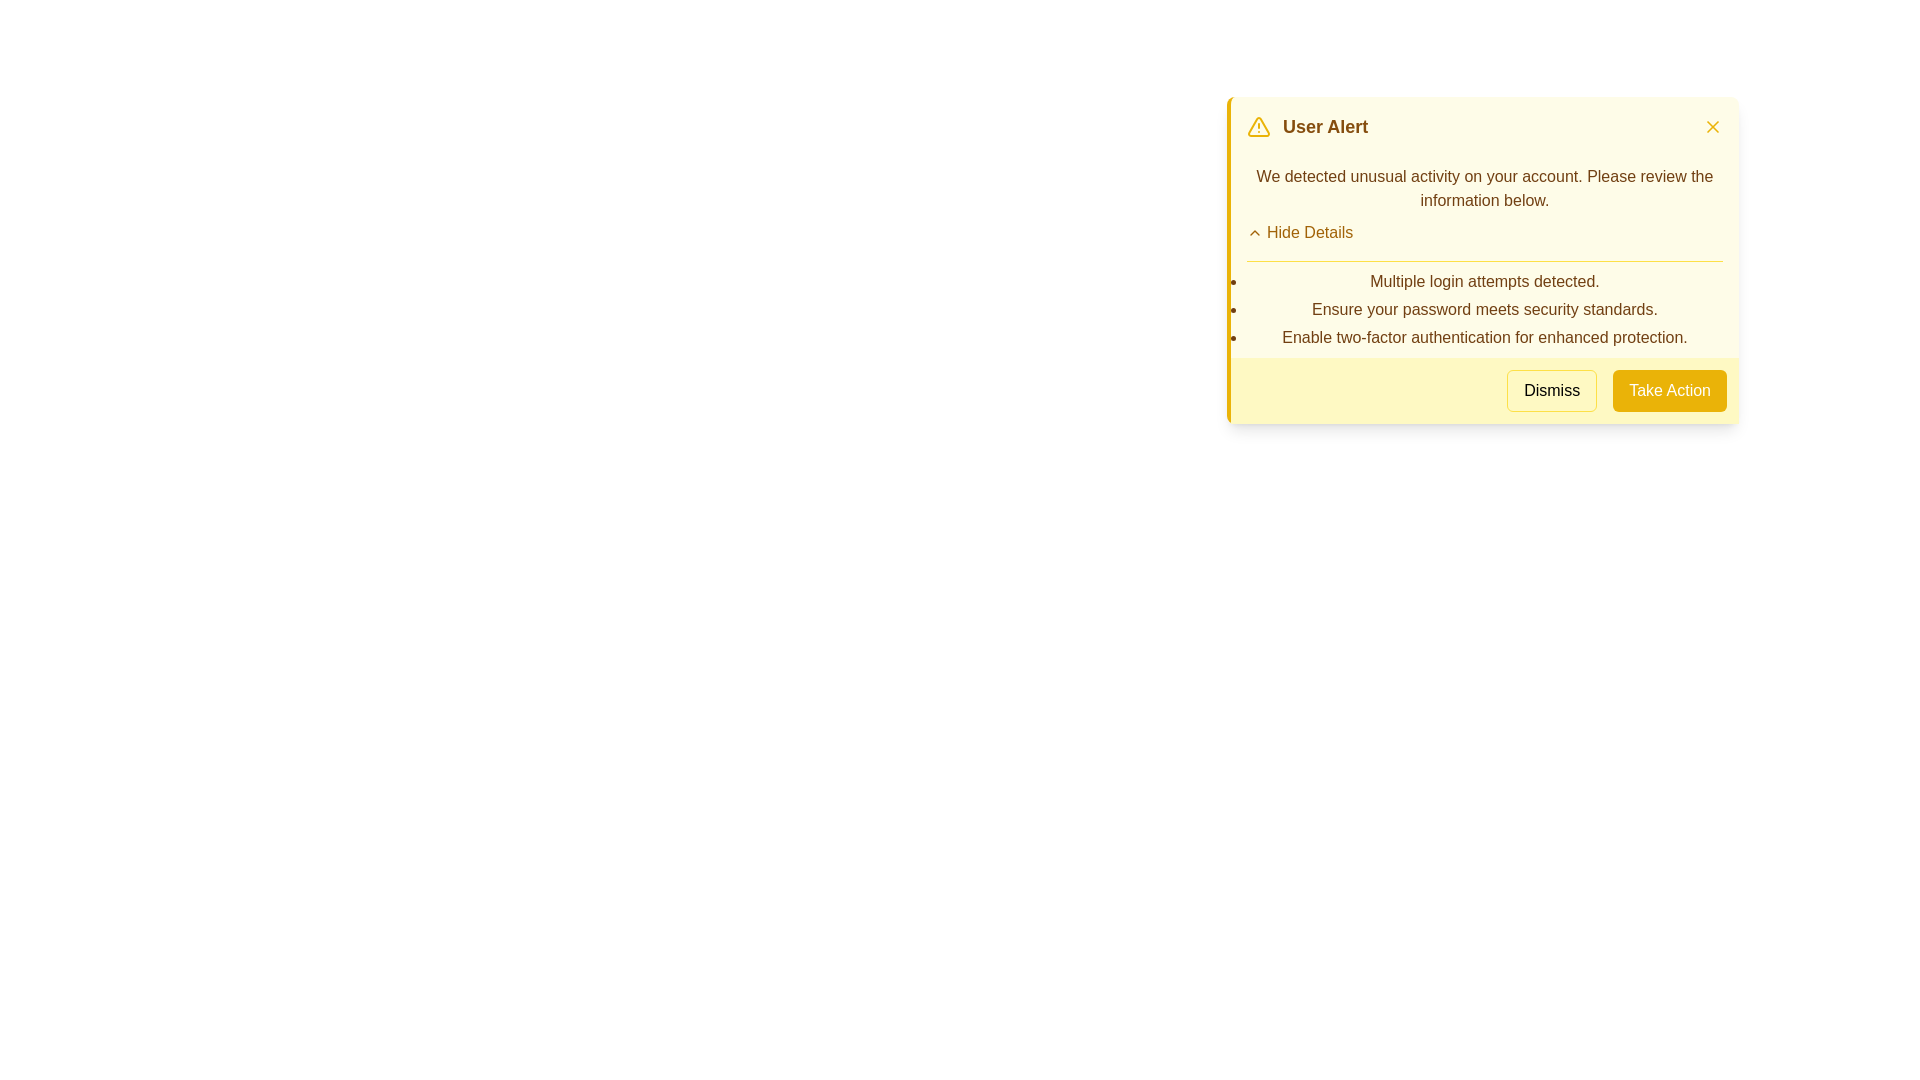 The image size is (1920, 1080). What do you see at coordinates (1670, 390) in the screenshot?
I see `the 'Take Action' button located in the bottom-right corner of the yellow alert box to initiate the action related to the alert` at bounding box center [1670, 390].